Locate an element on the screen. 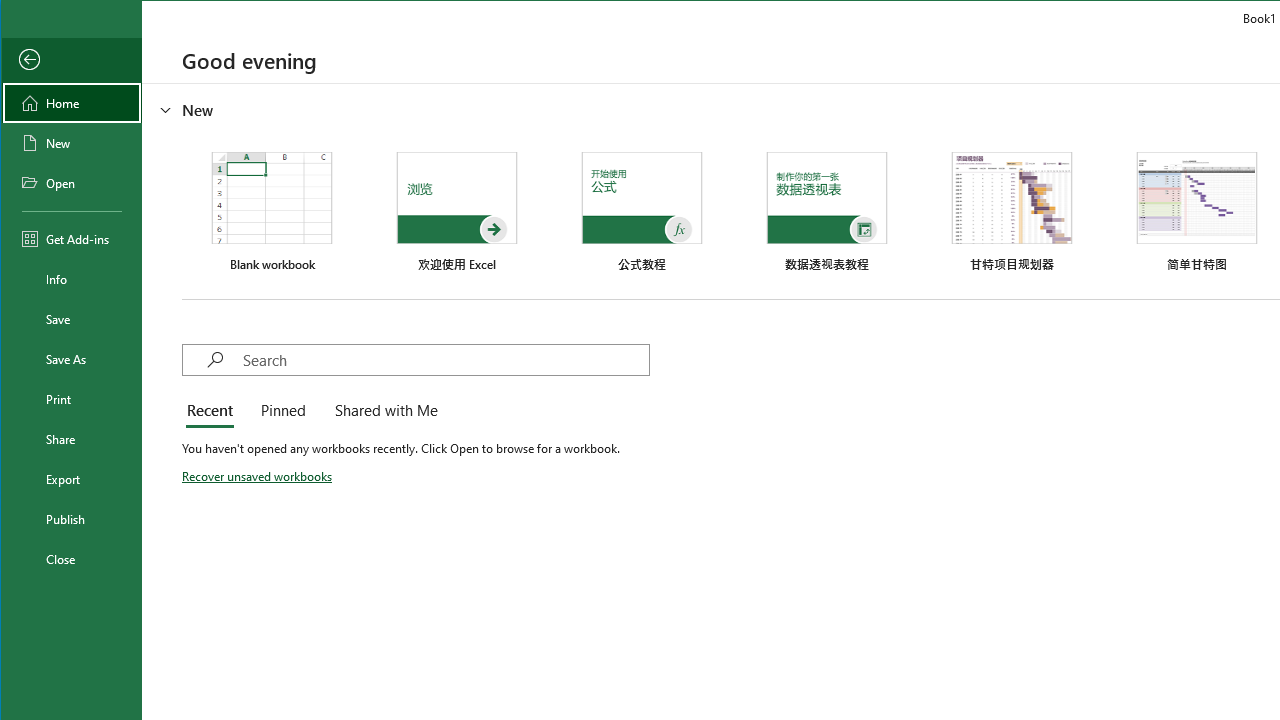 Image resolution: width=1280 pixels, height=720 pixels. 'Save As' is located at coordinates (72, 357).